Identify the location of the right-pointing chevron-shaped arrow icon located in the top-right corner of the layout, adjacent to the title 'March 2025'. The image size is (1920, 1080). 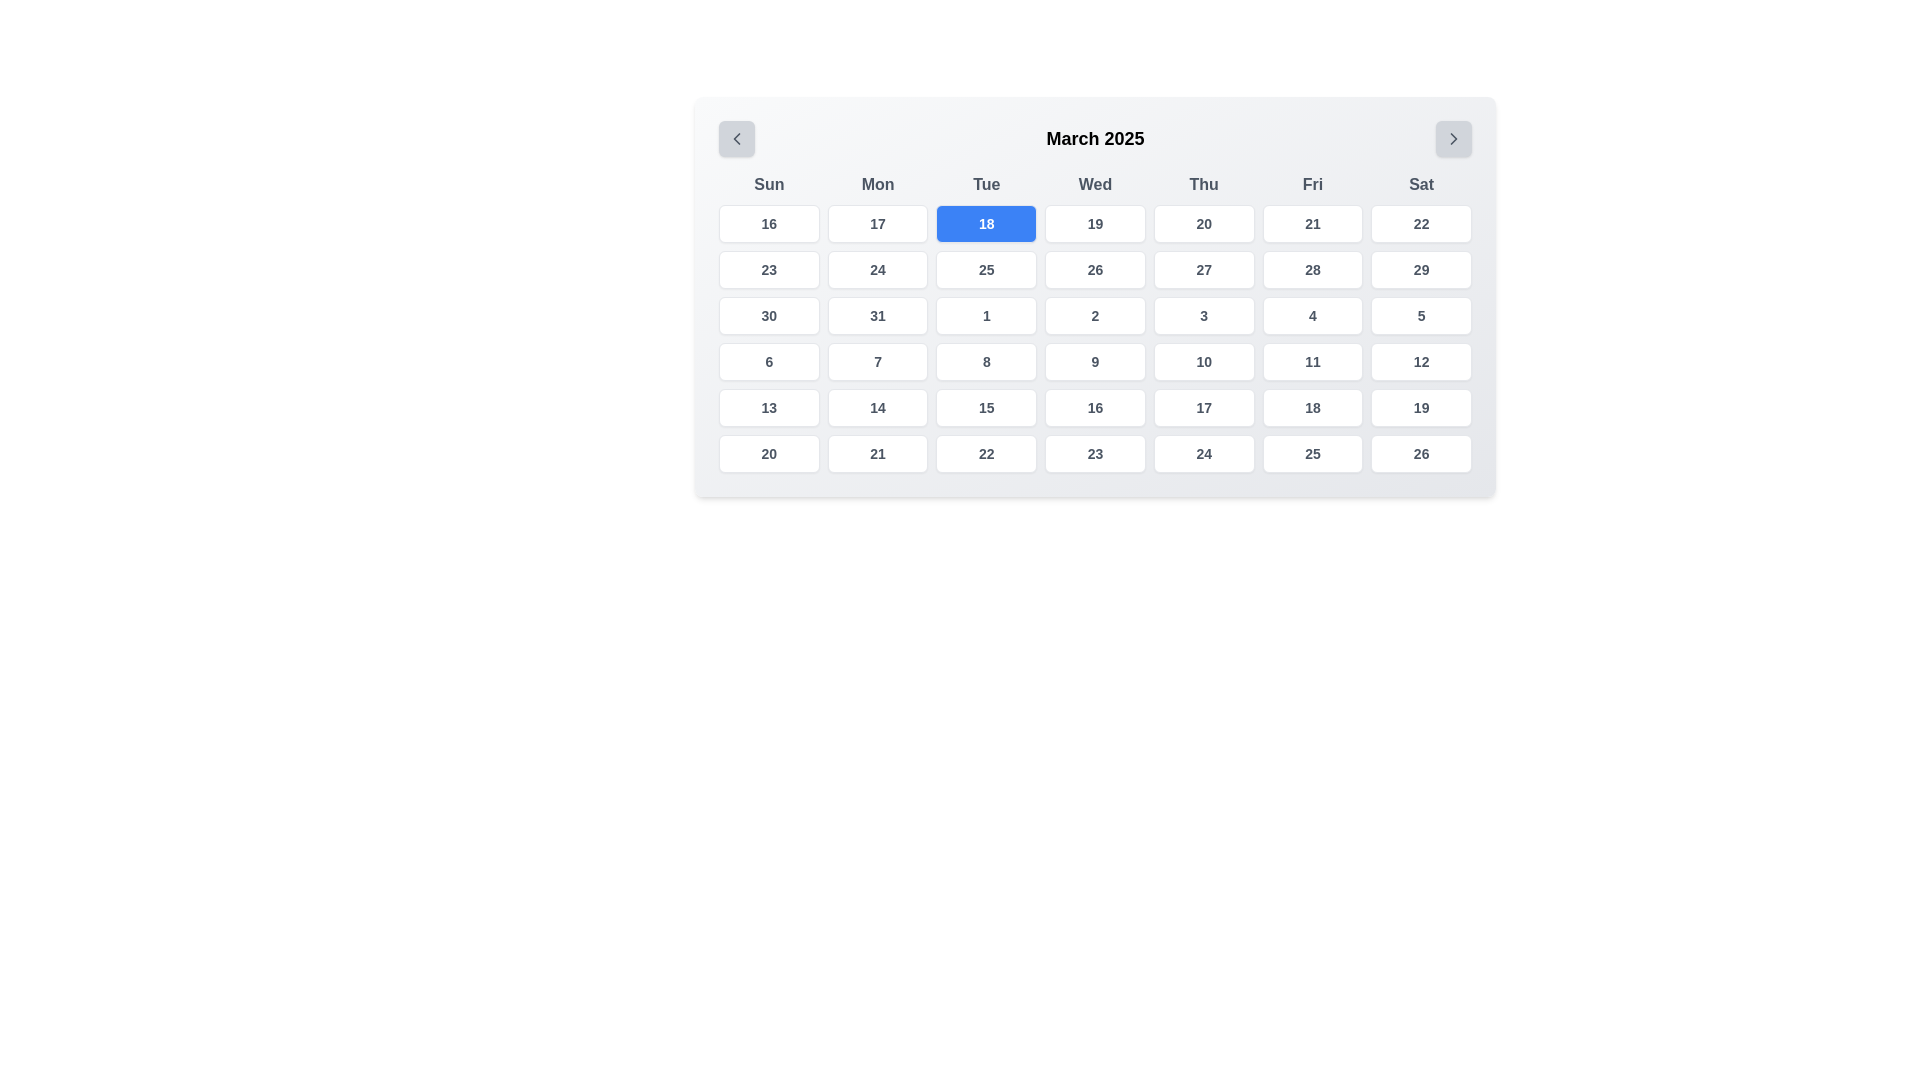
(1454, 137).